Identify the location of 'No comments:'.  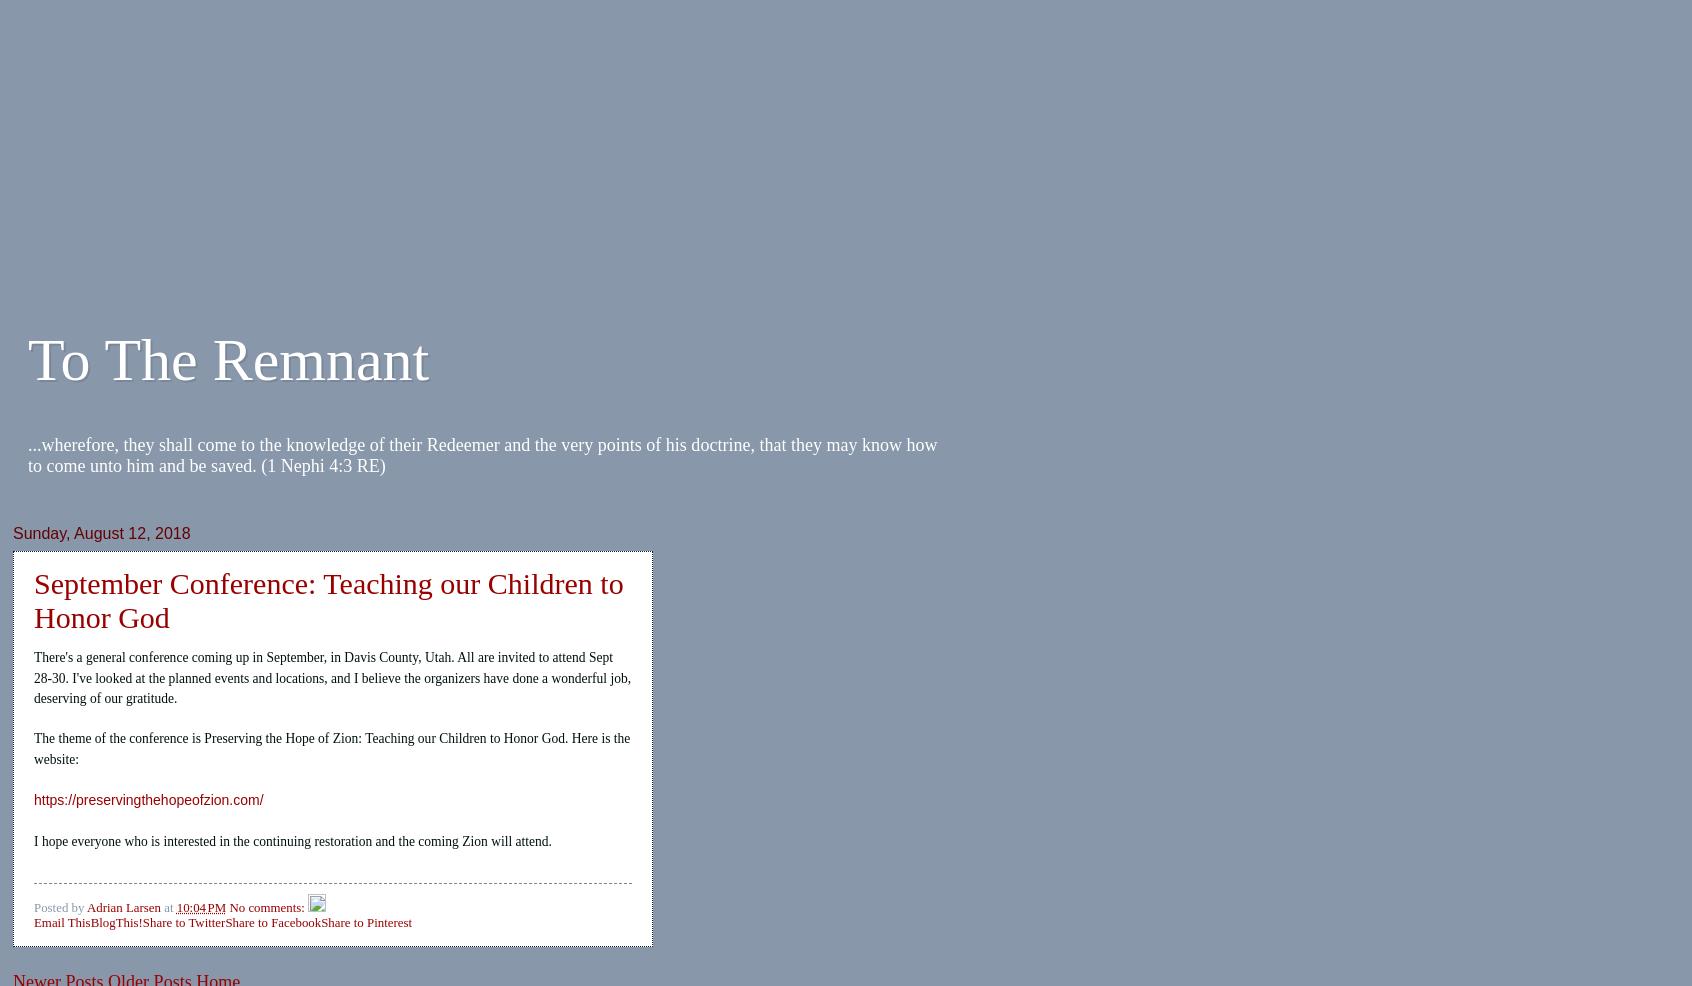
(228, 907).